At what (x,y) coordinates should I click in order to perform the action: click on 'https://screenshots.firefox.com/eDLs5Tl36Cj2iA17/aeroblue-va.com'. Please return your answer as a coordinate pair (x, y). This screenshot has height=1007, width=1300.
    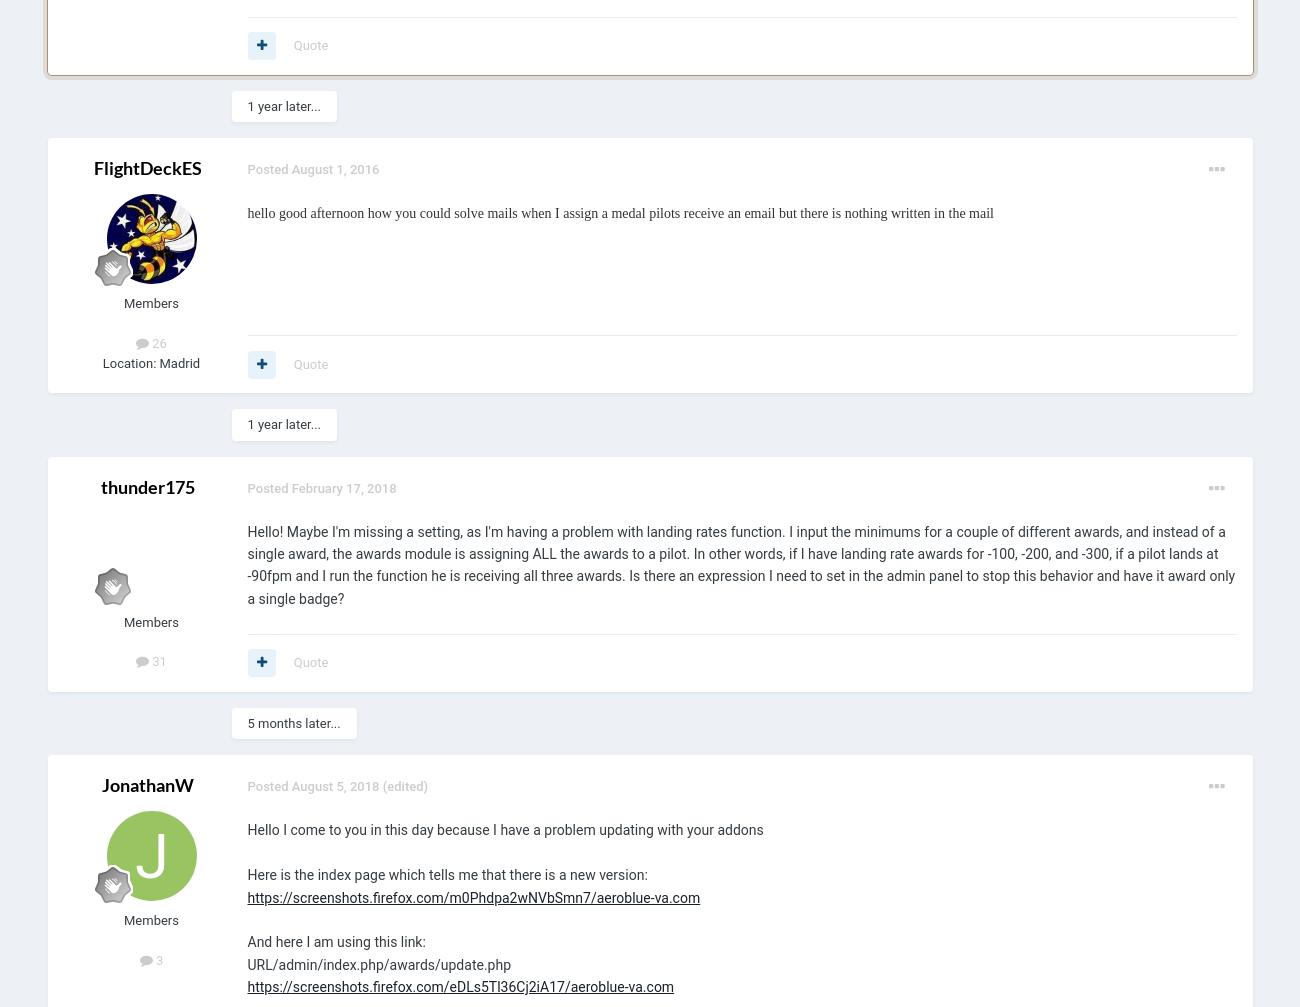
    Looking at the image, I should click on (246, 985).